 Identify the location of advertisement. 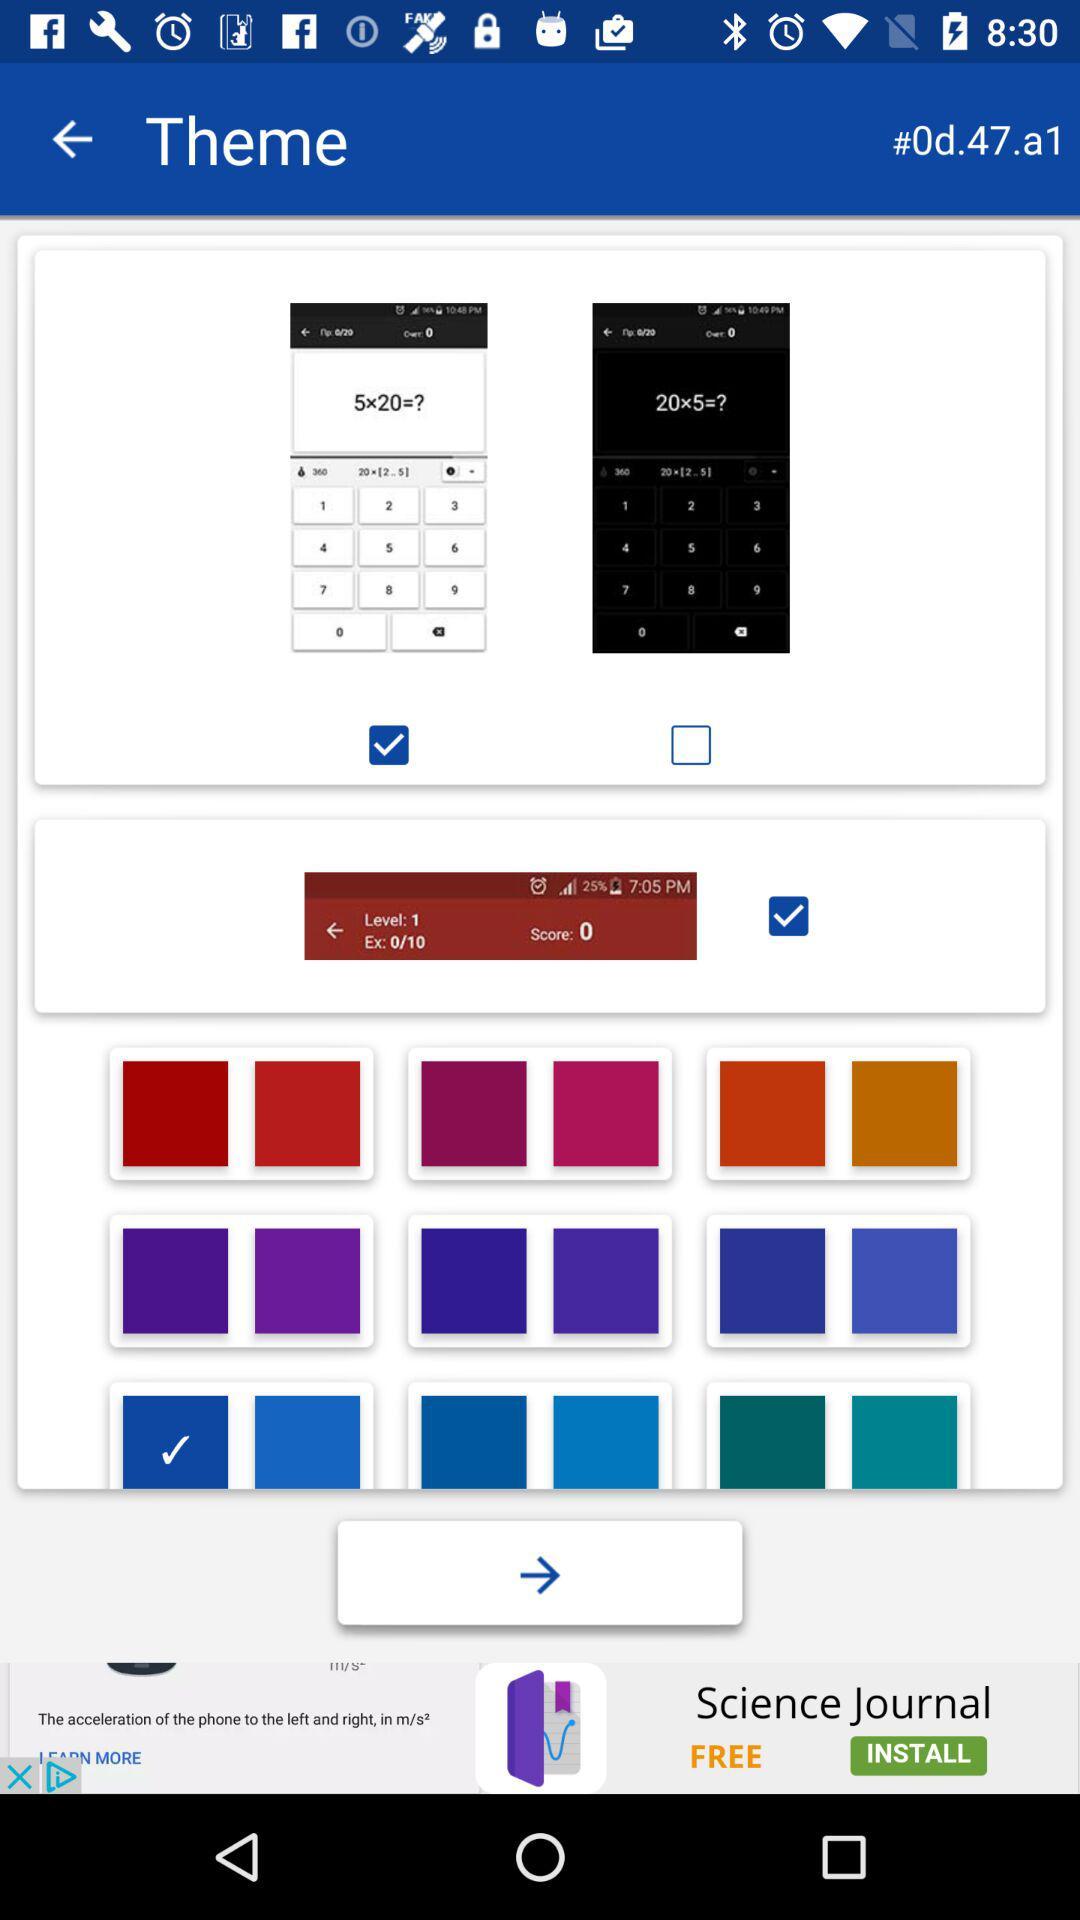
(540, 1727).